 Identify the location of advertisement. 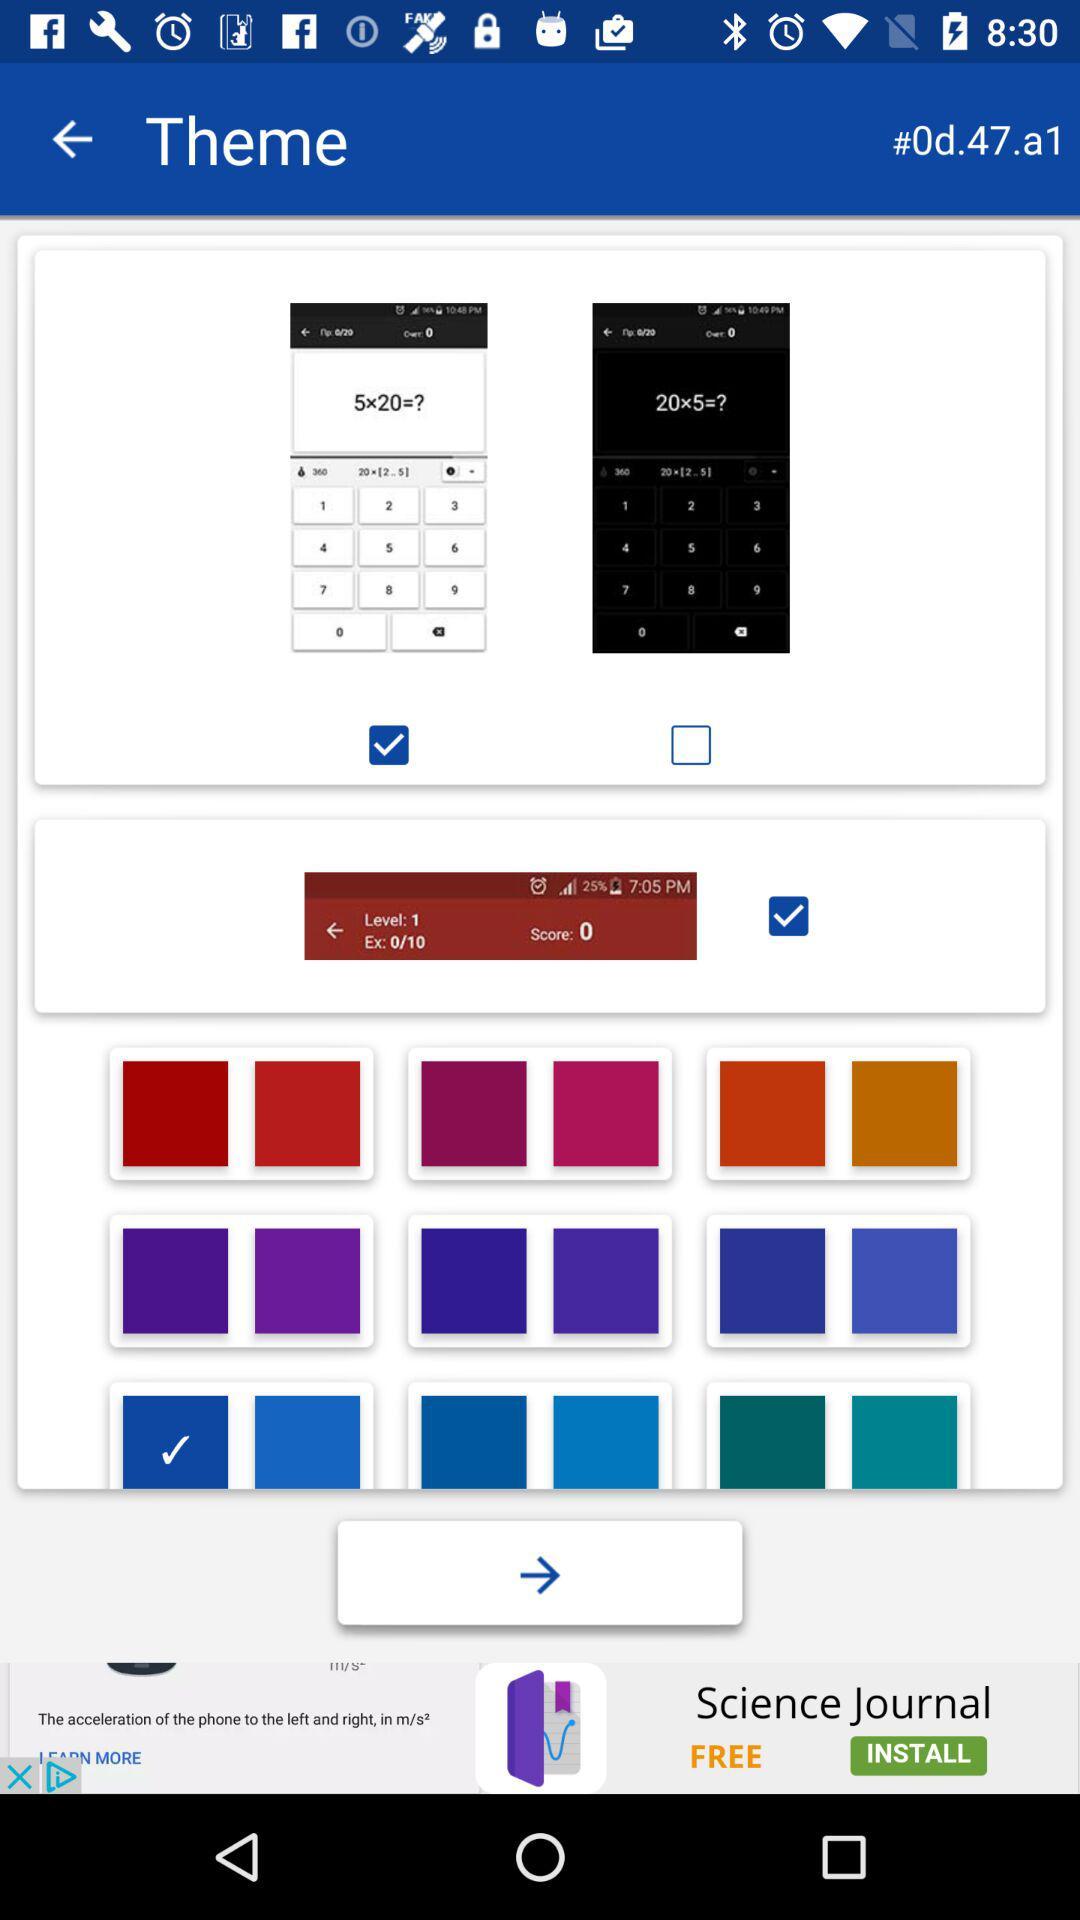
(540, 1727).